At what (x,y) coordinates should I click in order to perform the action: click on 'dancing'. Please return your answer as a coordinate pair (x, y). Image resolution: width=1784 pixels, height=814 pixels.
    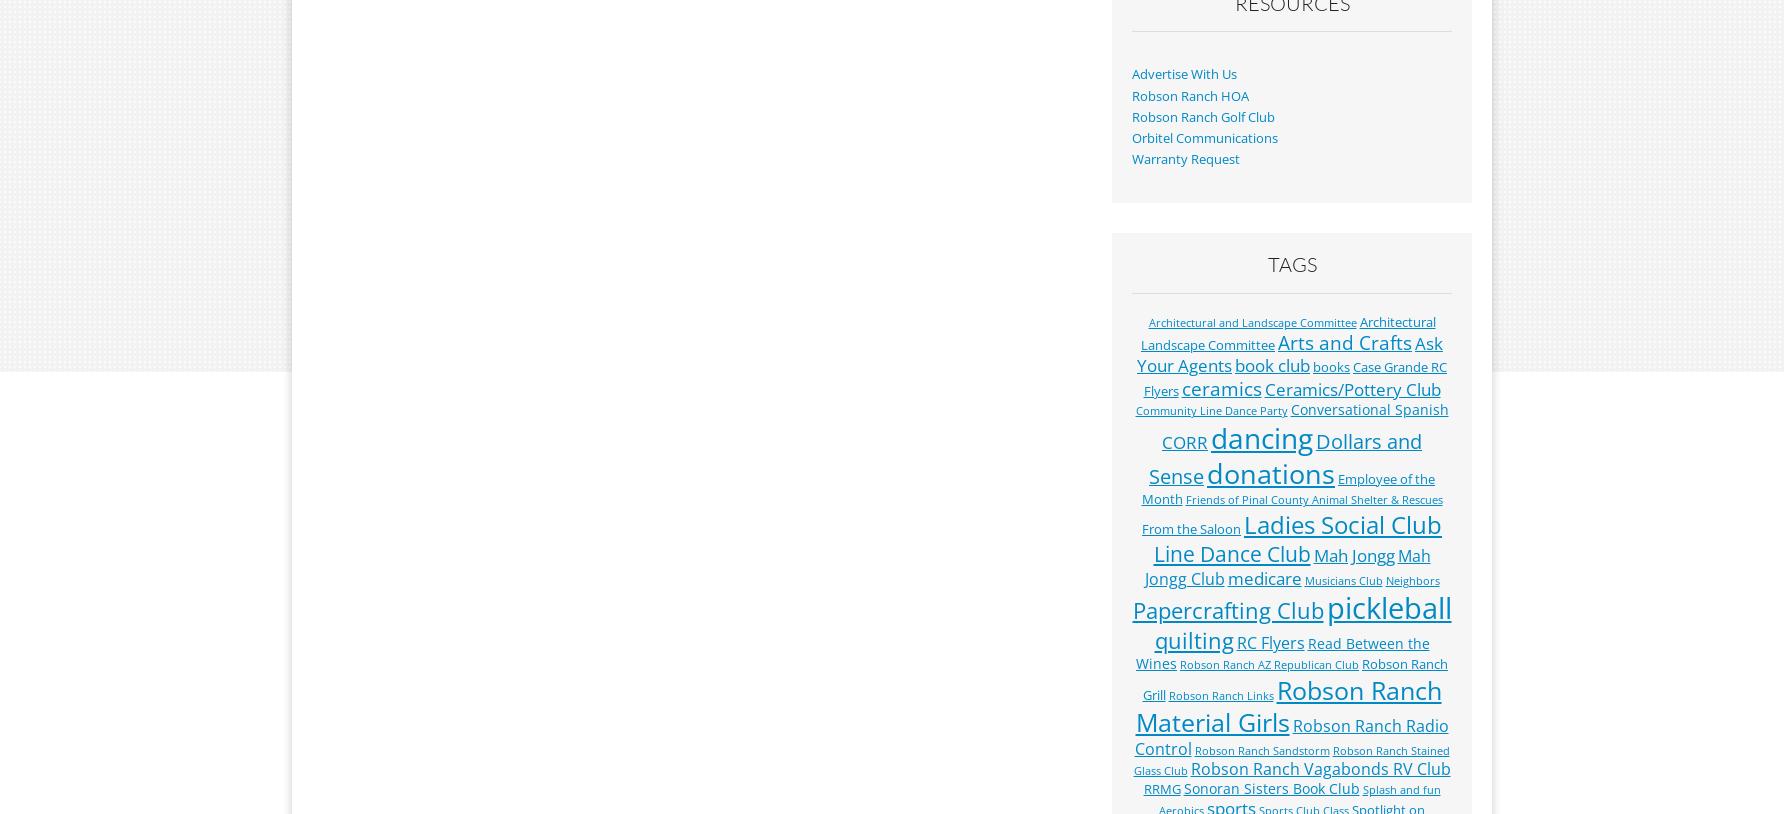
    Looking at the image, I should click on (1261, 436).